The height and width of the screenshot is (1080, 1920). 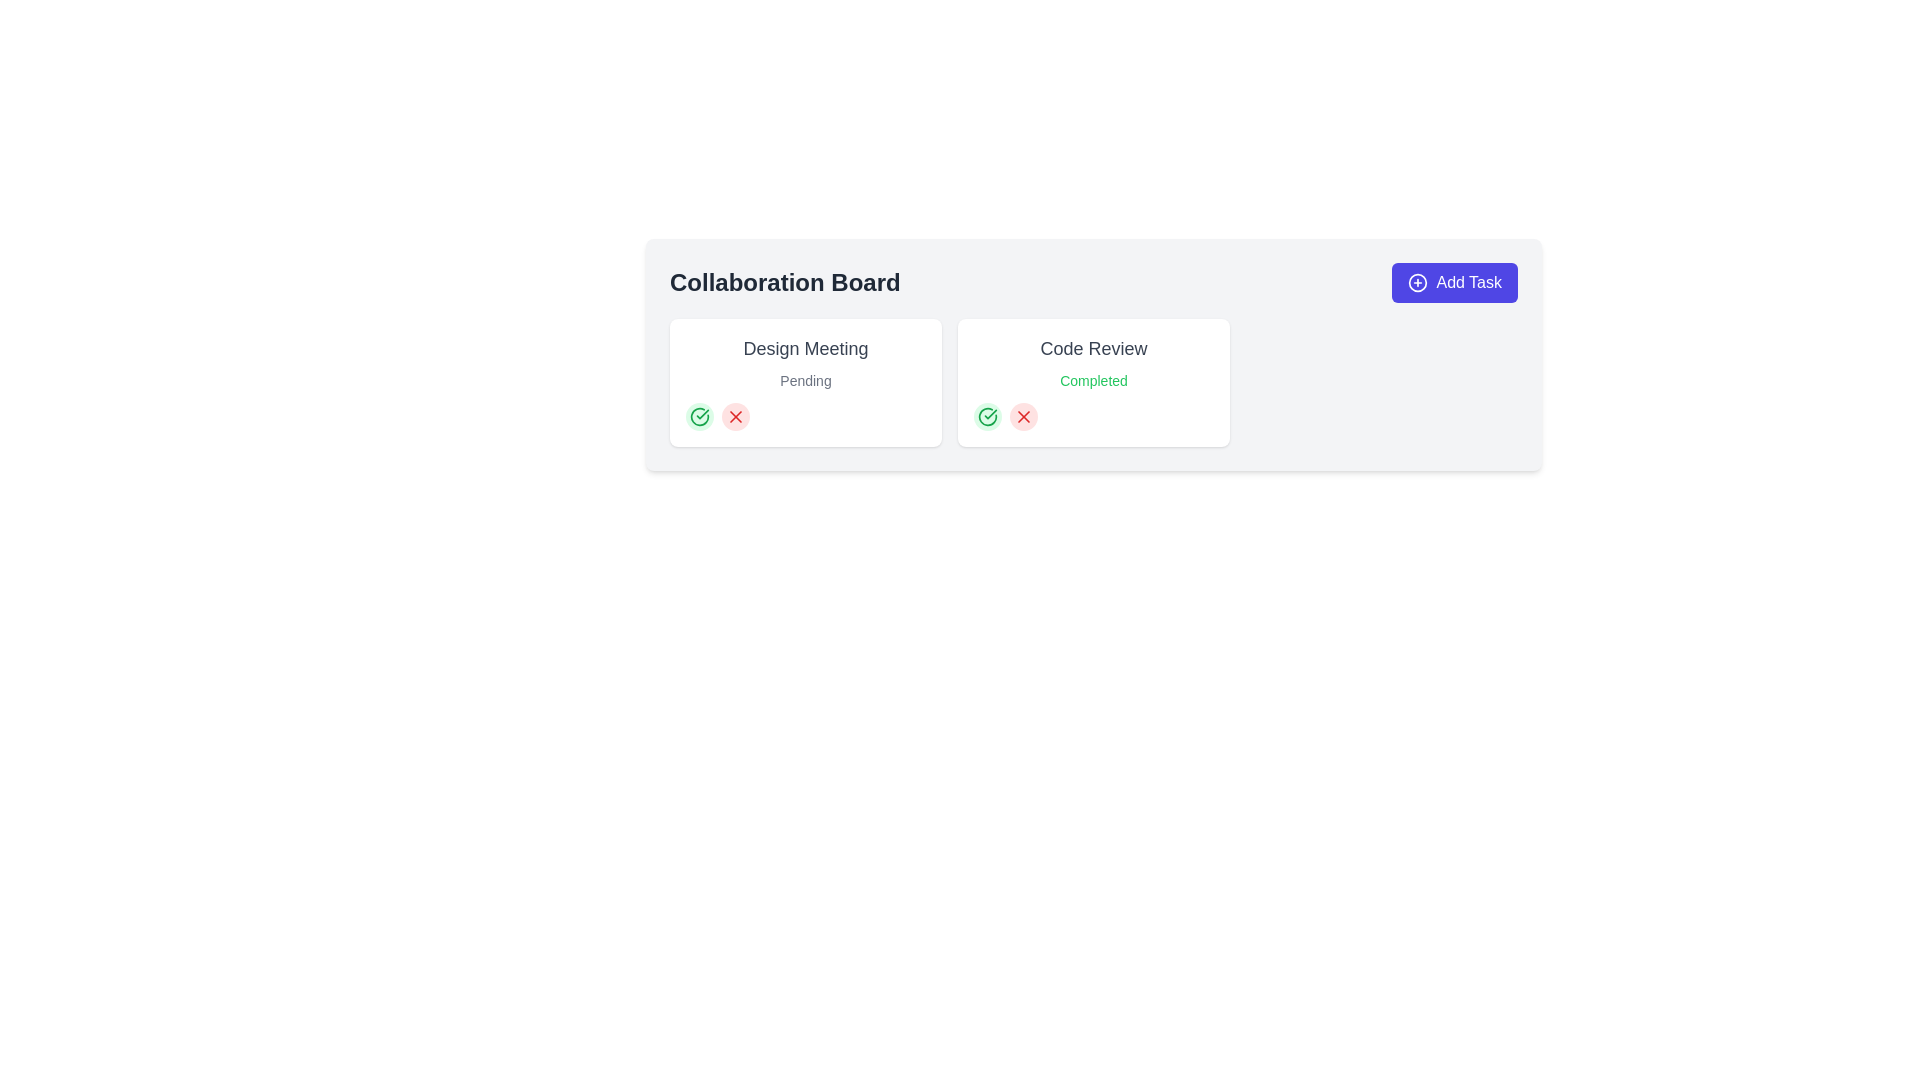 What do you see at coordinates (988, 415) in the screenshot?
I see `the success indicator icon located beneath the 'Code Review' heading in the 'Collaboration Board' area` at bounding box center [988, 415].